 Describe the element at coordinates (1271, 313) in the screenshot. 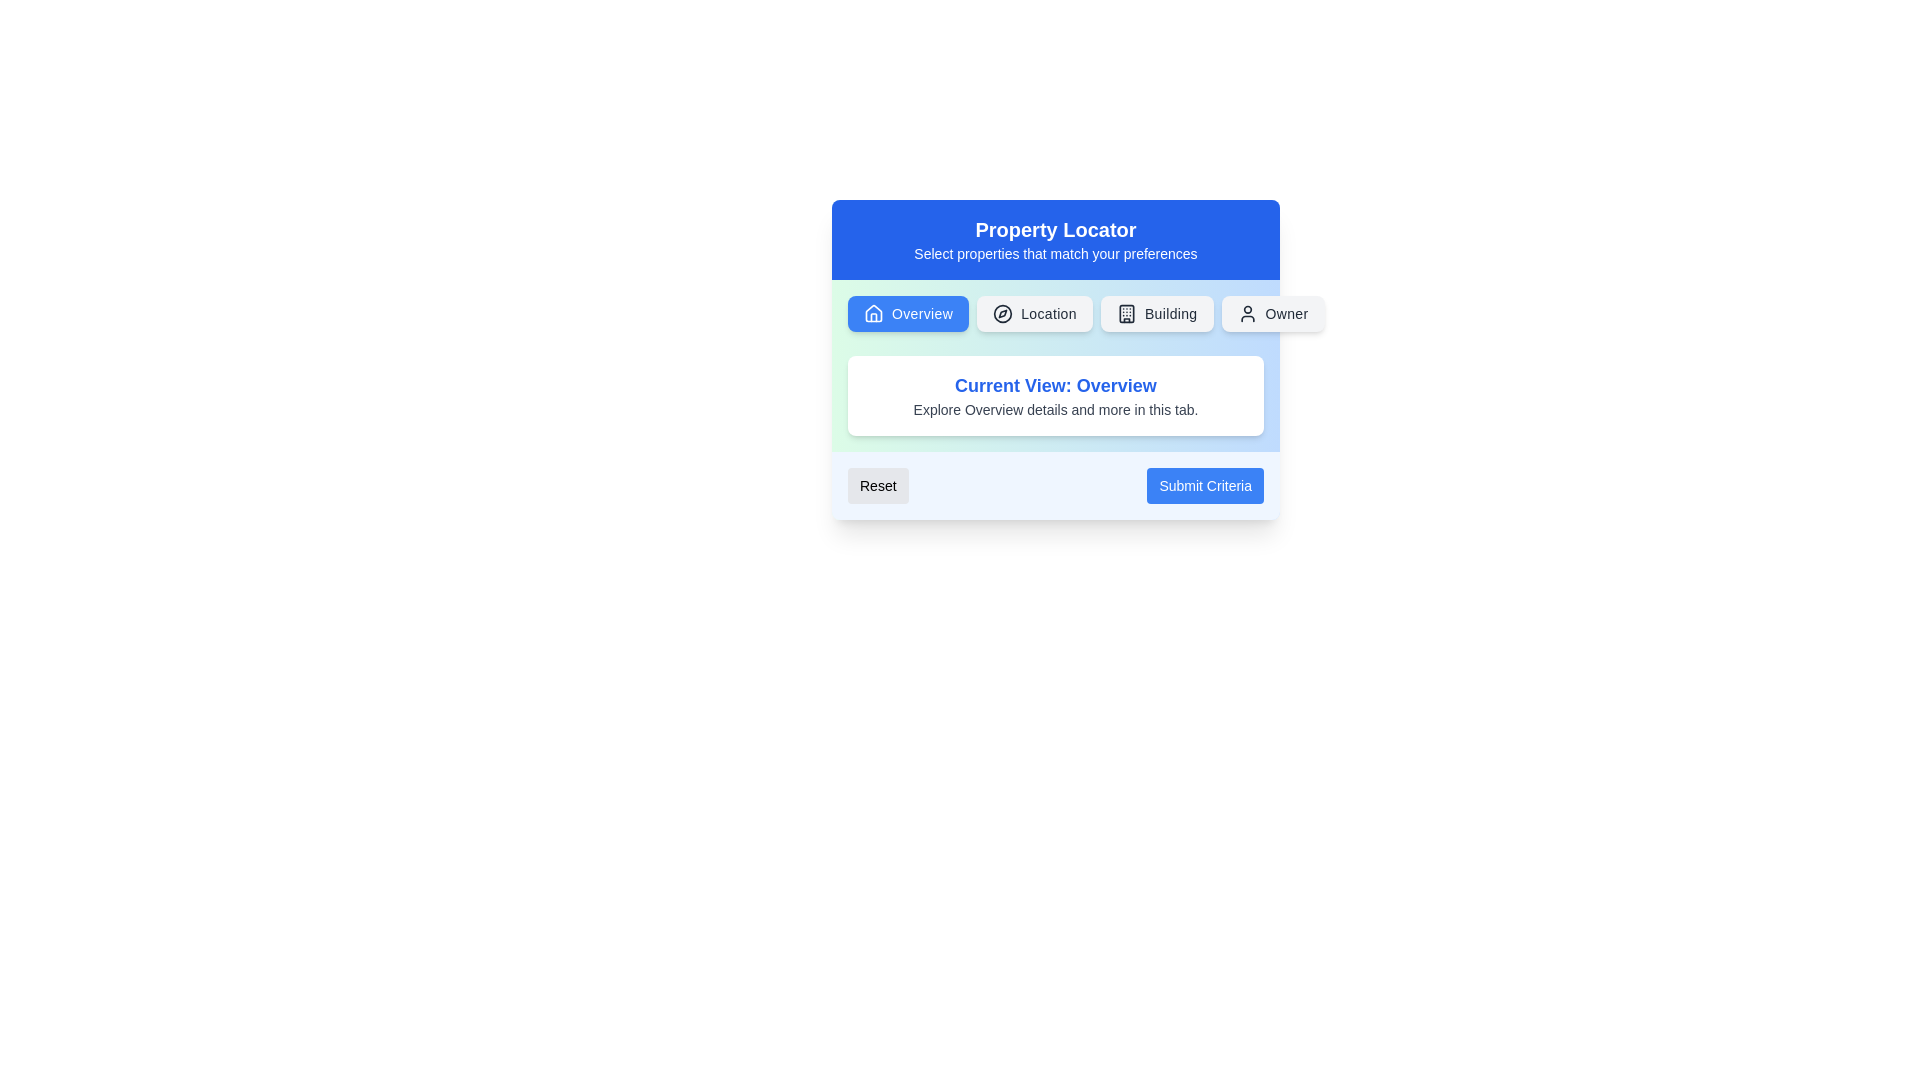

I see `the 'Owner' navigation tab button located at the top-right side of the interface's main card for keyboard interaction` at that location.